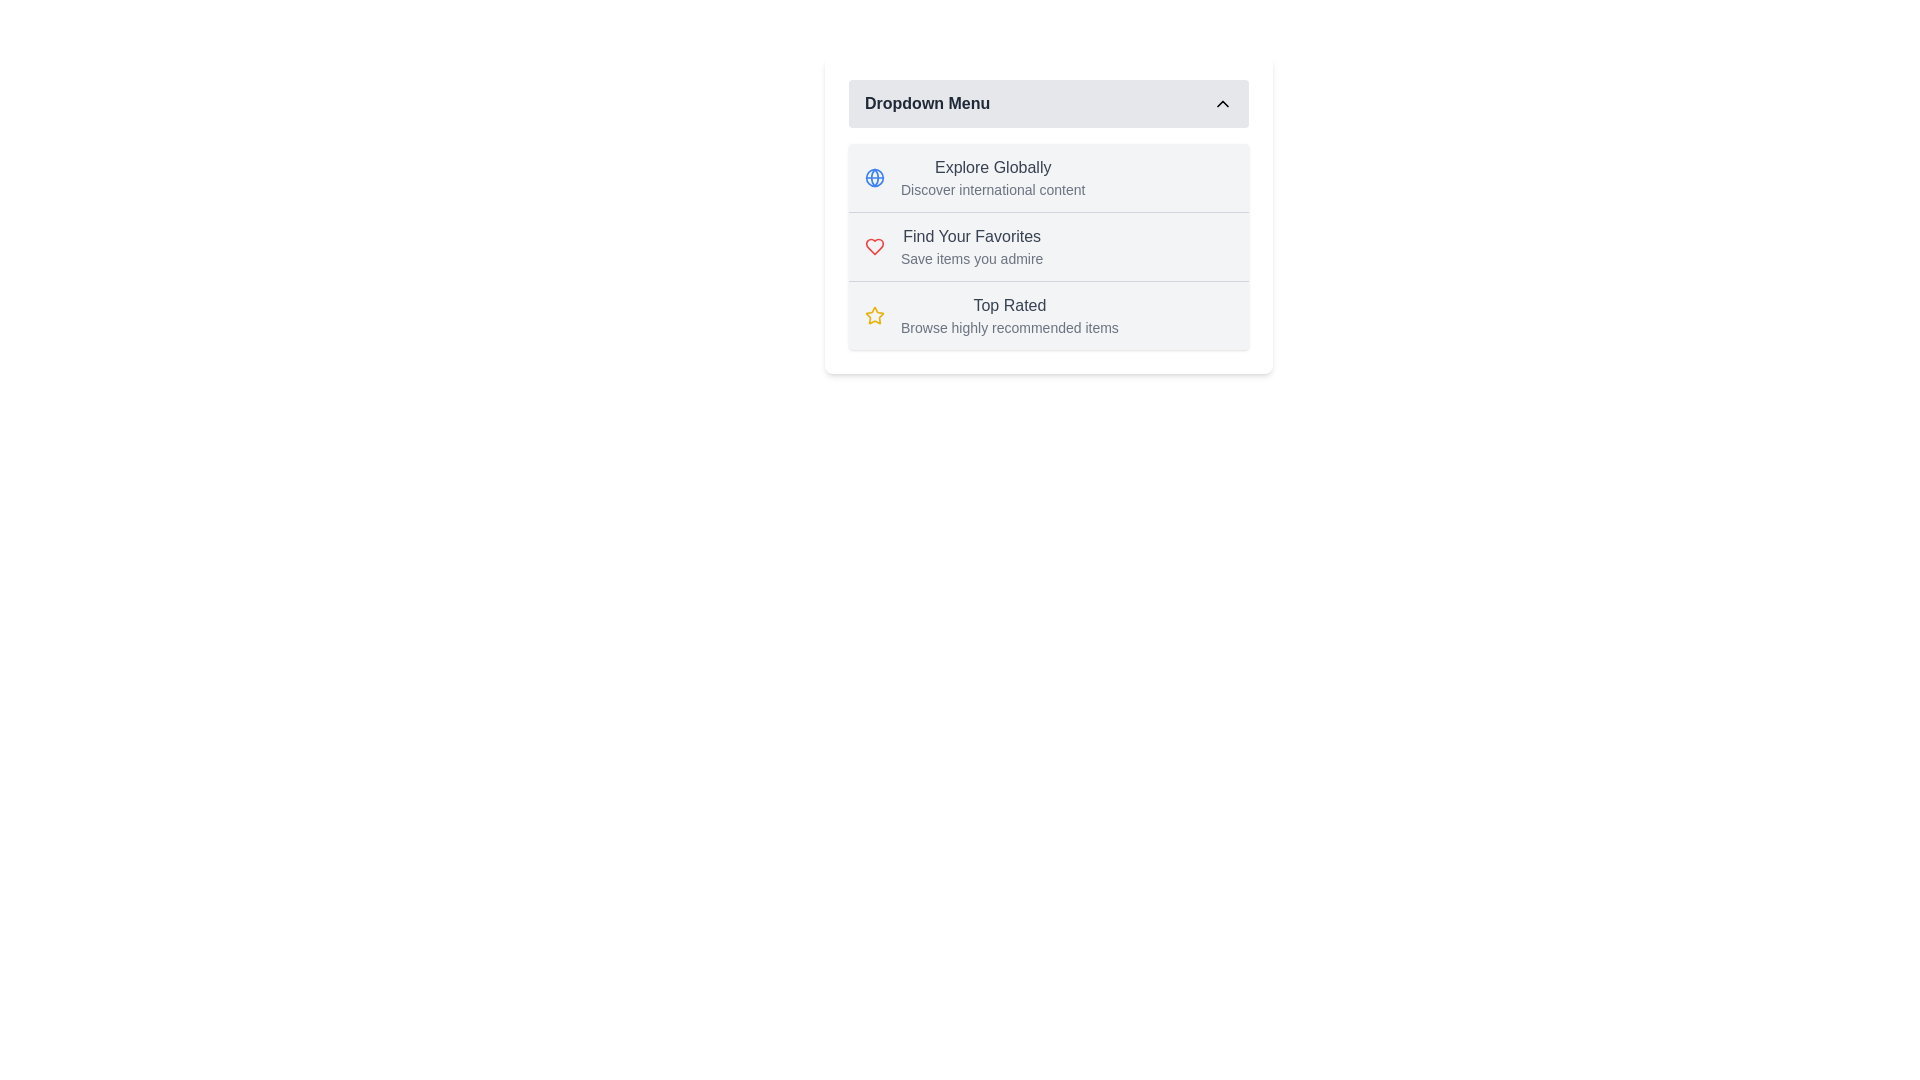  What do you see at coordinates (874, 176) in the screenshot?
I see `the SVG circle element that has a blue border and white fill, located inside a globe icon next to the 'Explore Globally' text in the dropdown menu` at bounding box center [874, 176].